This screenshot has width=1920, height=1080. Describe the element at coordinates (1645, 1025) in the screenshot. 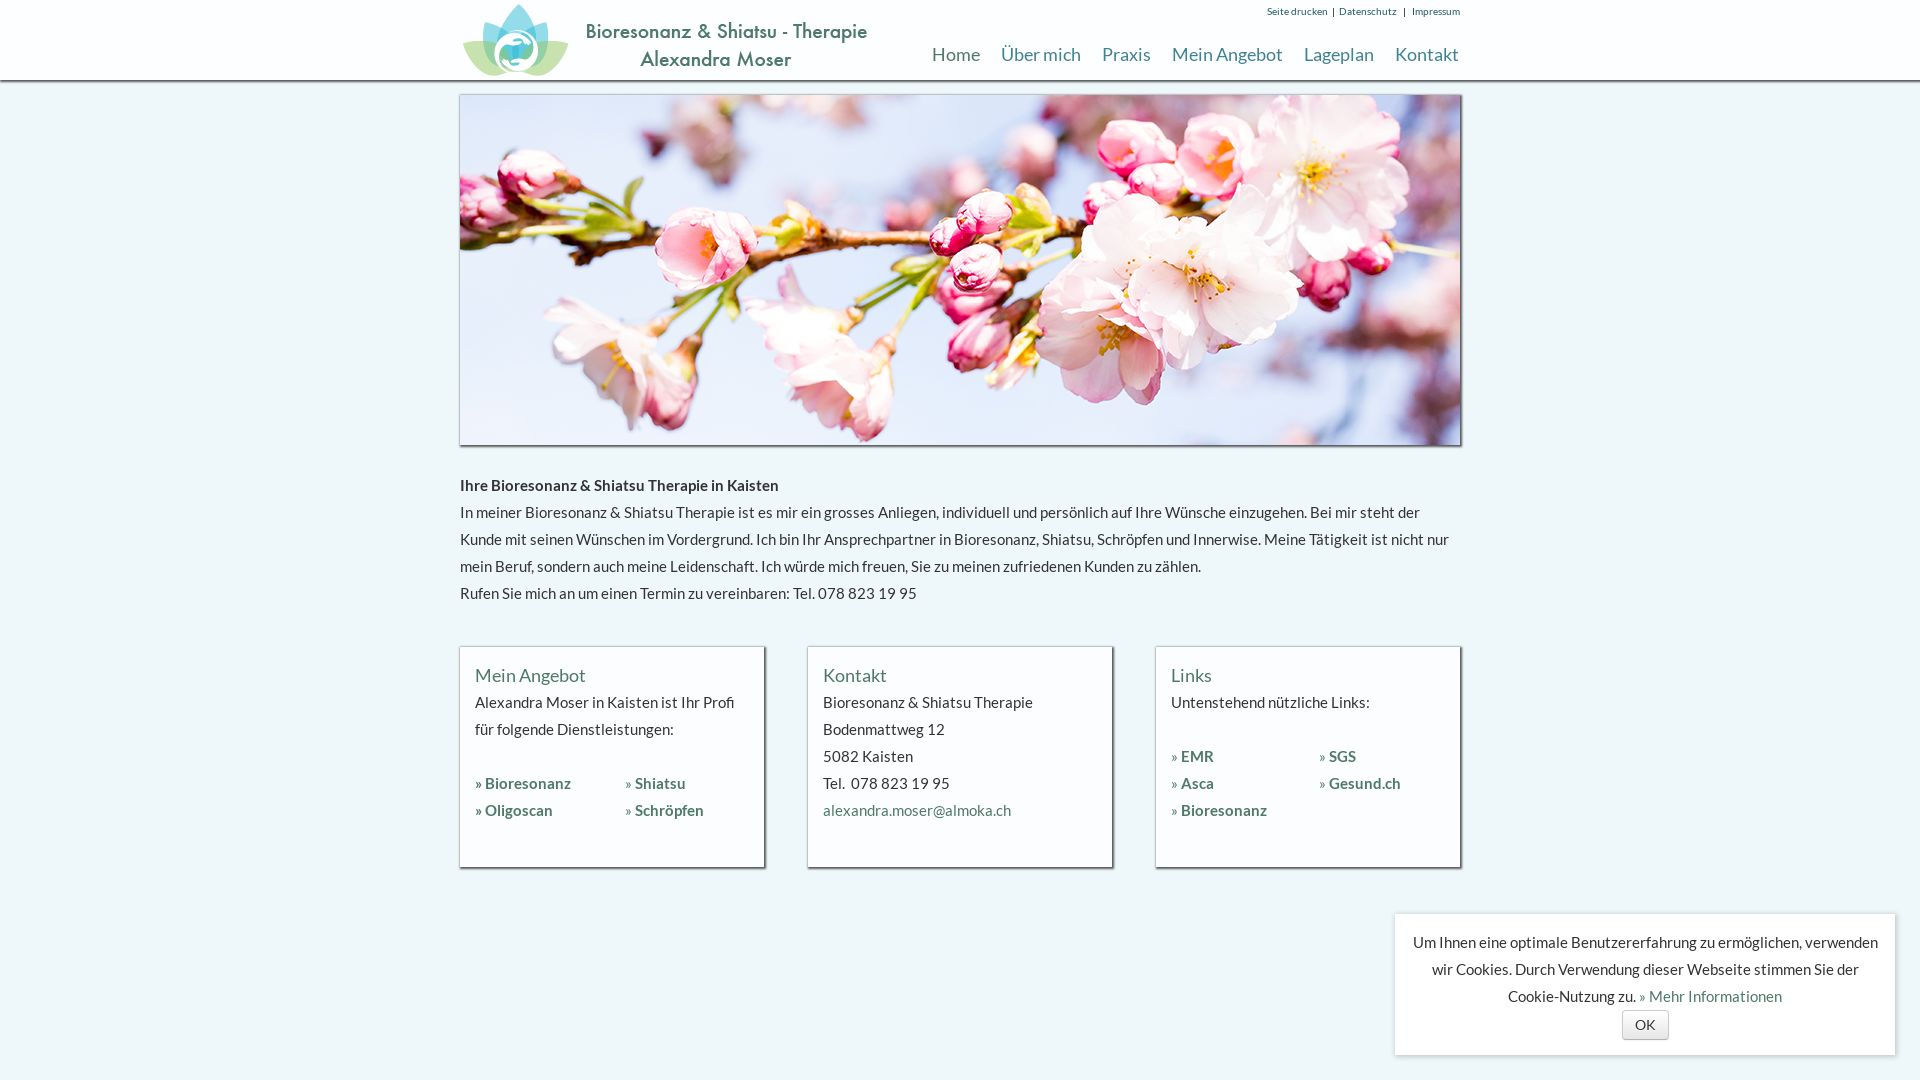

I see `'OK'` at that location.